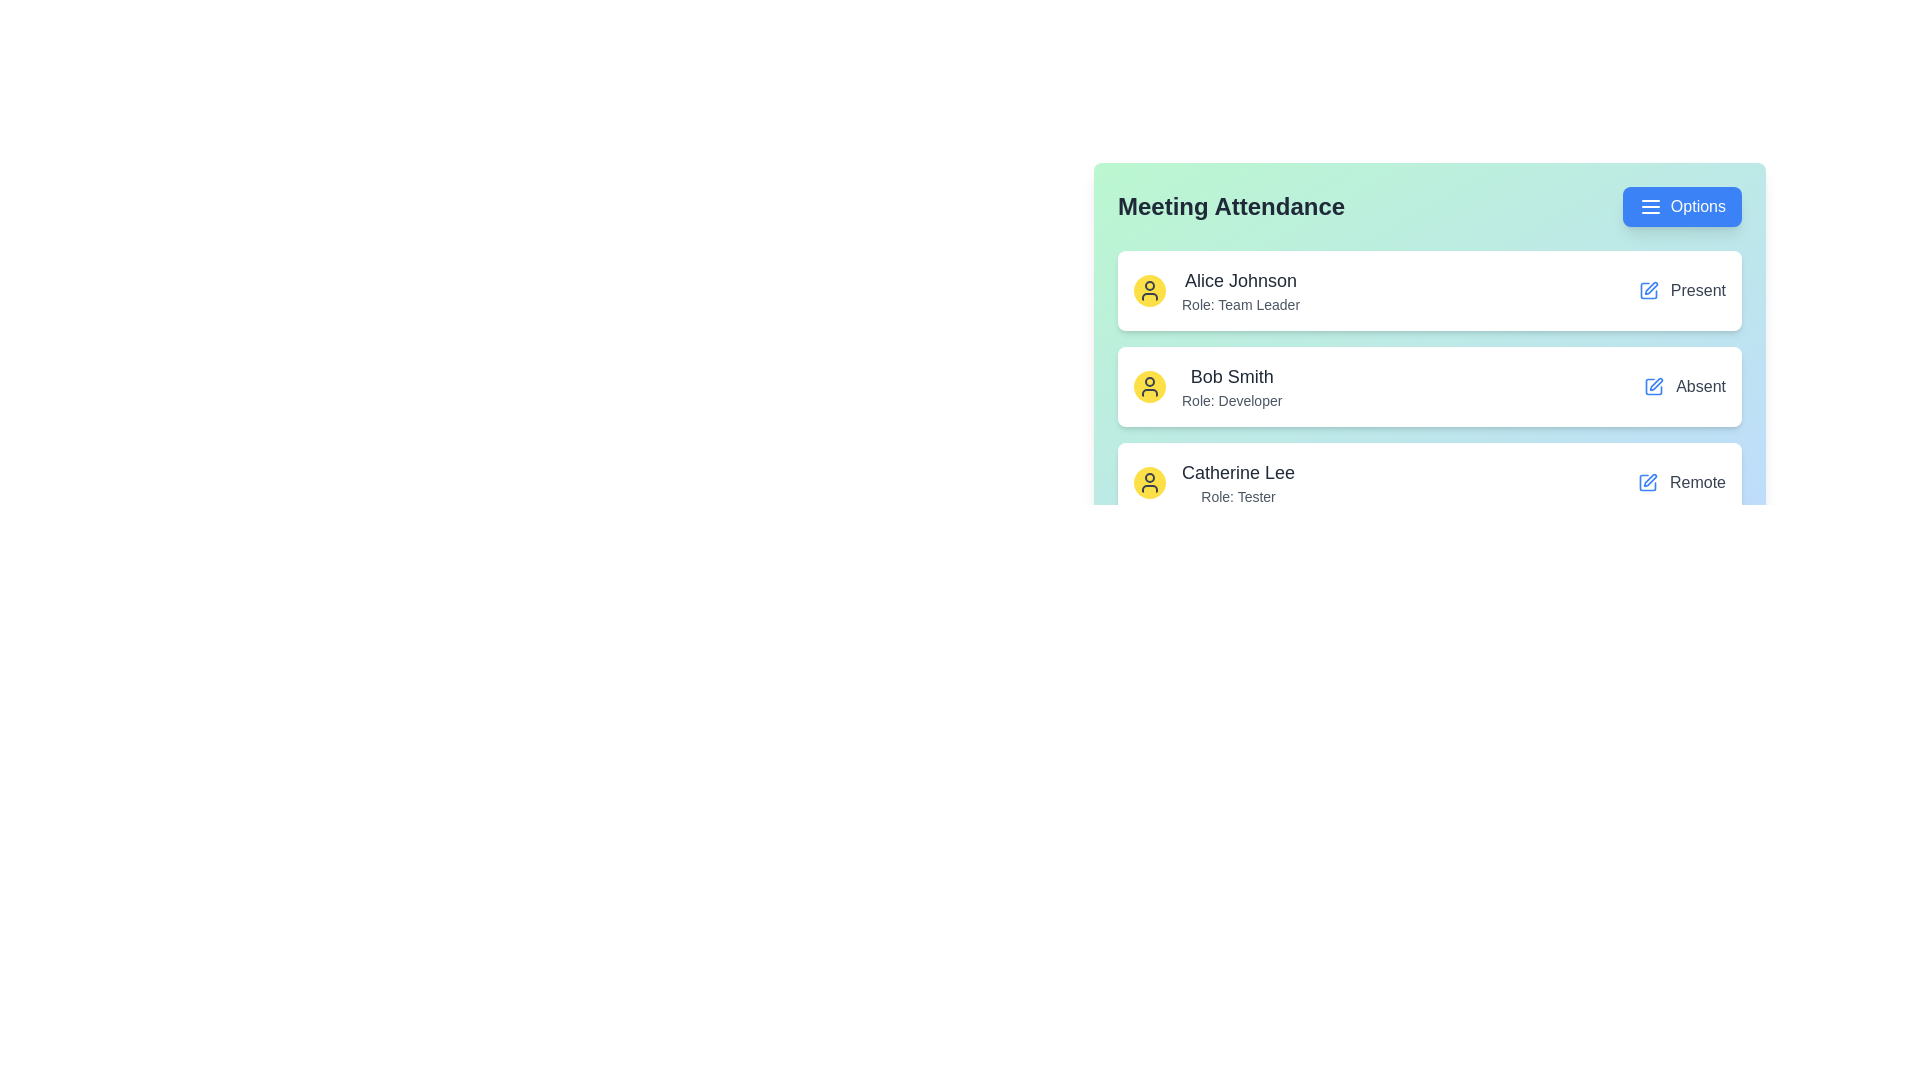  I want to click on the informative text displaying 'Role: Developer' which is located beneath the name 'Bob Smith' in gray color, so click(1231, 401).